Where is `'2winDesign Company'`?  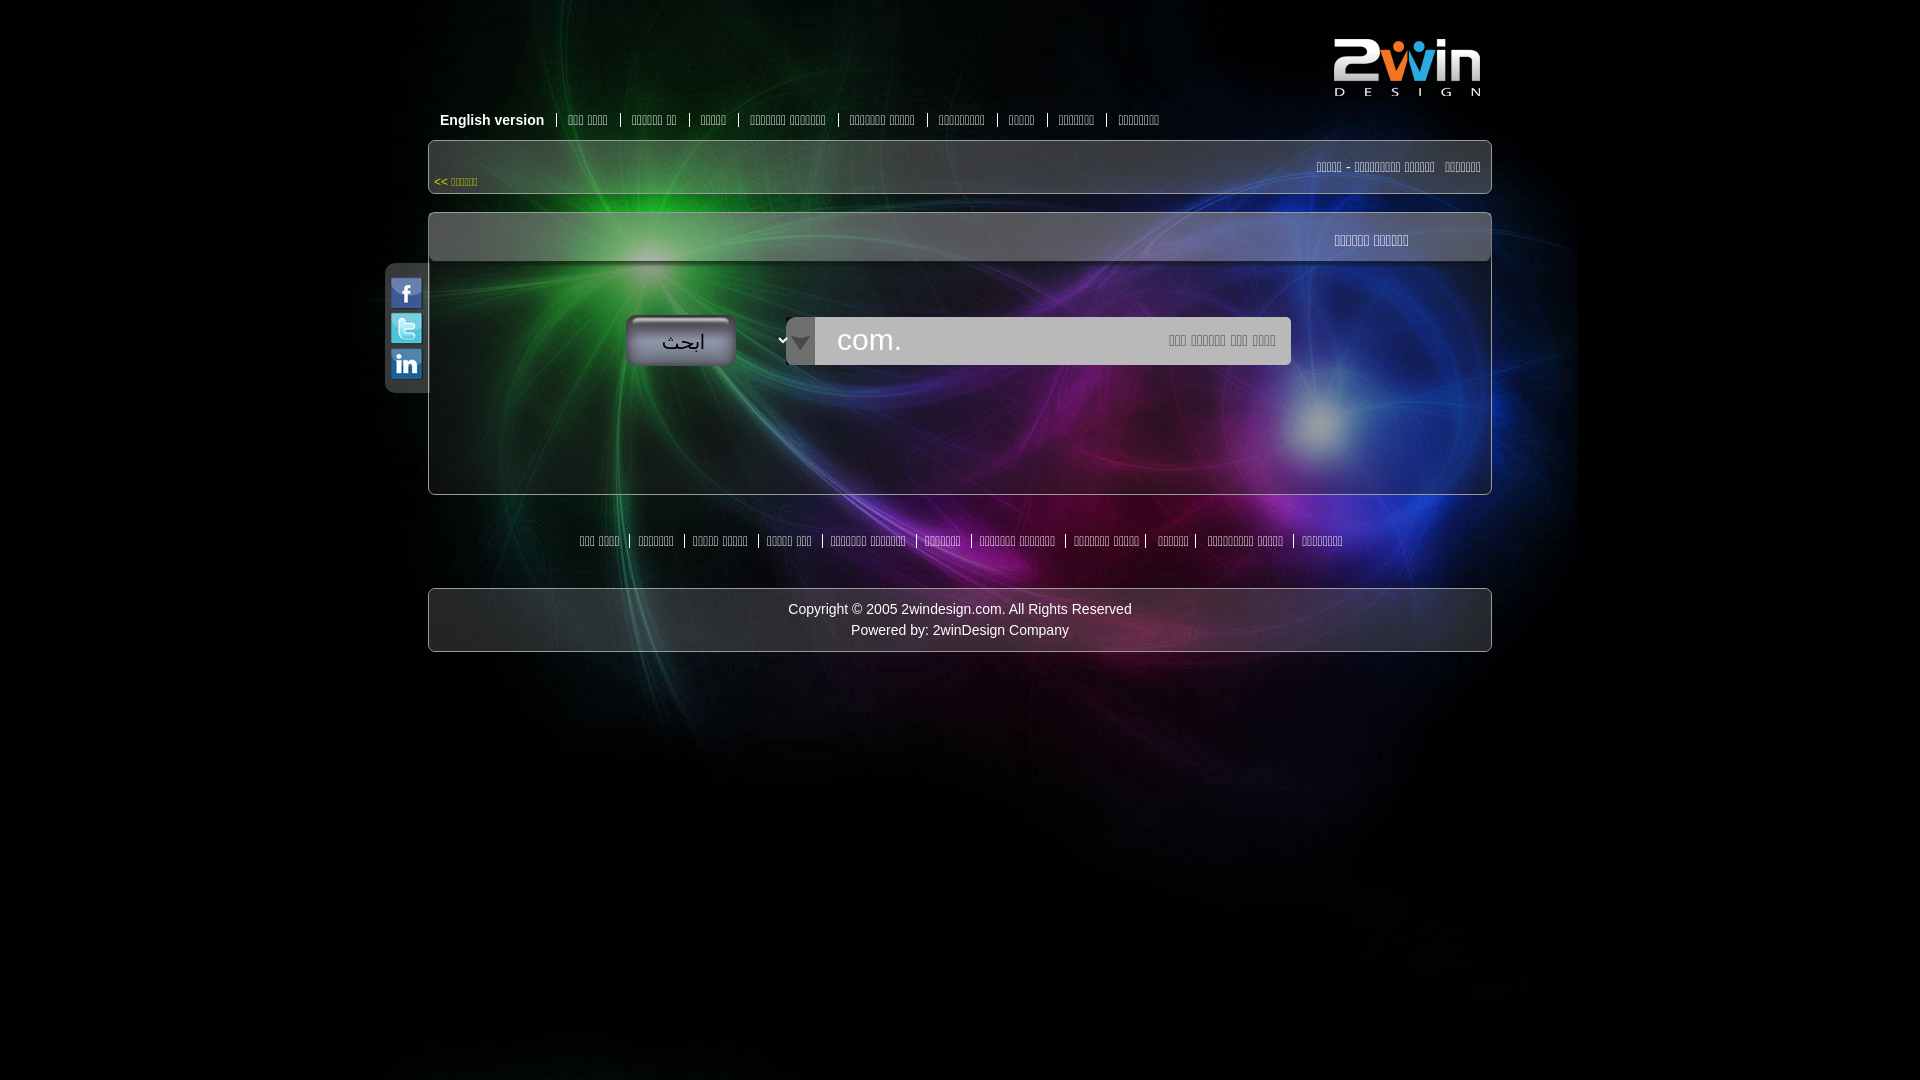 '2winDesign Company' is located at coordinates (1001, 628).